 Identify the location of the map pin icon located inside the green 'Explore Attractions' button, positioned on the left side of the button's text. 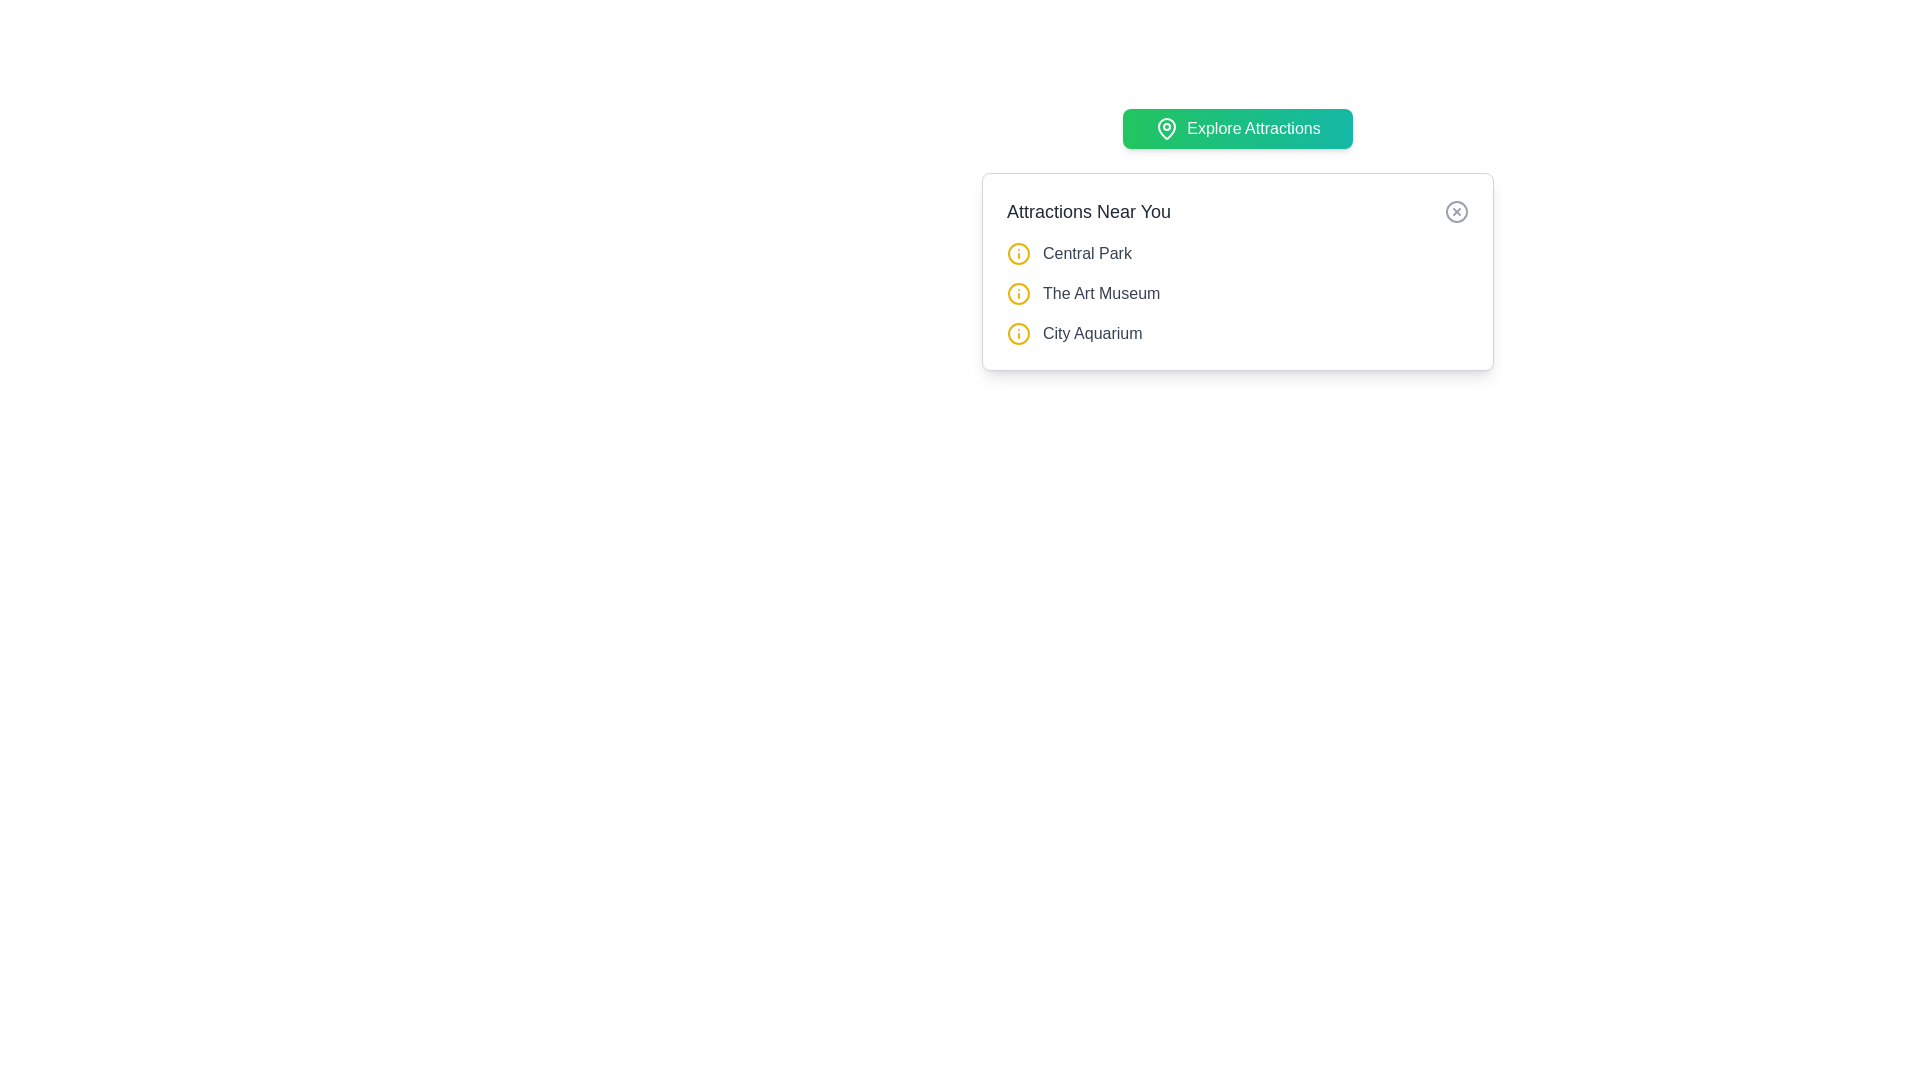
(1167, 128).